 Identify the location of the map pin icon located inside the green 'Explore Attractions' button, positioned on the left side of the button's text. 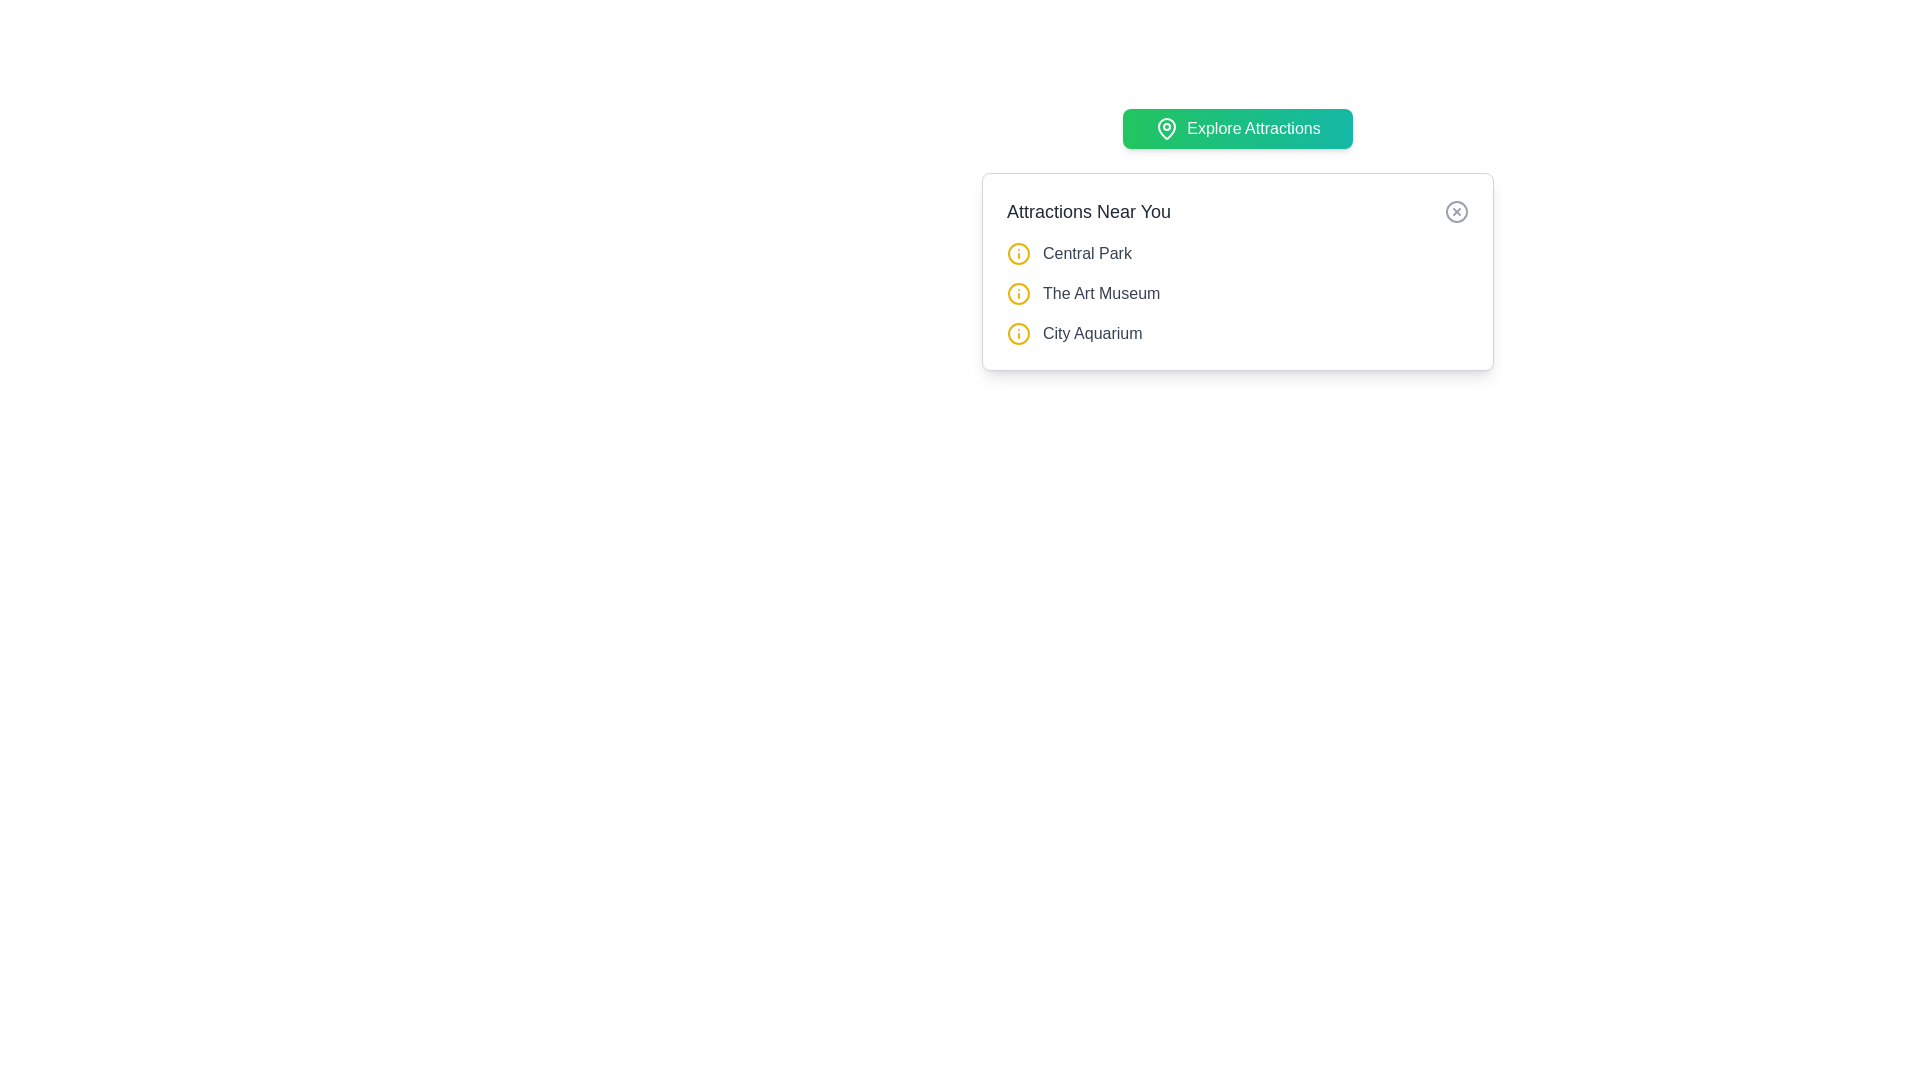
(1167, 128).